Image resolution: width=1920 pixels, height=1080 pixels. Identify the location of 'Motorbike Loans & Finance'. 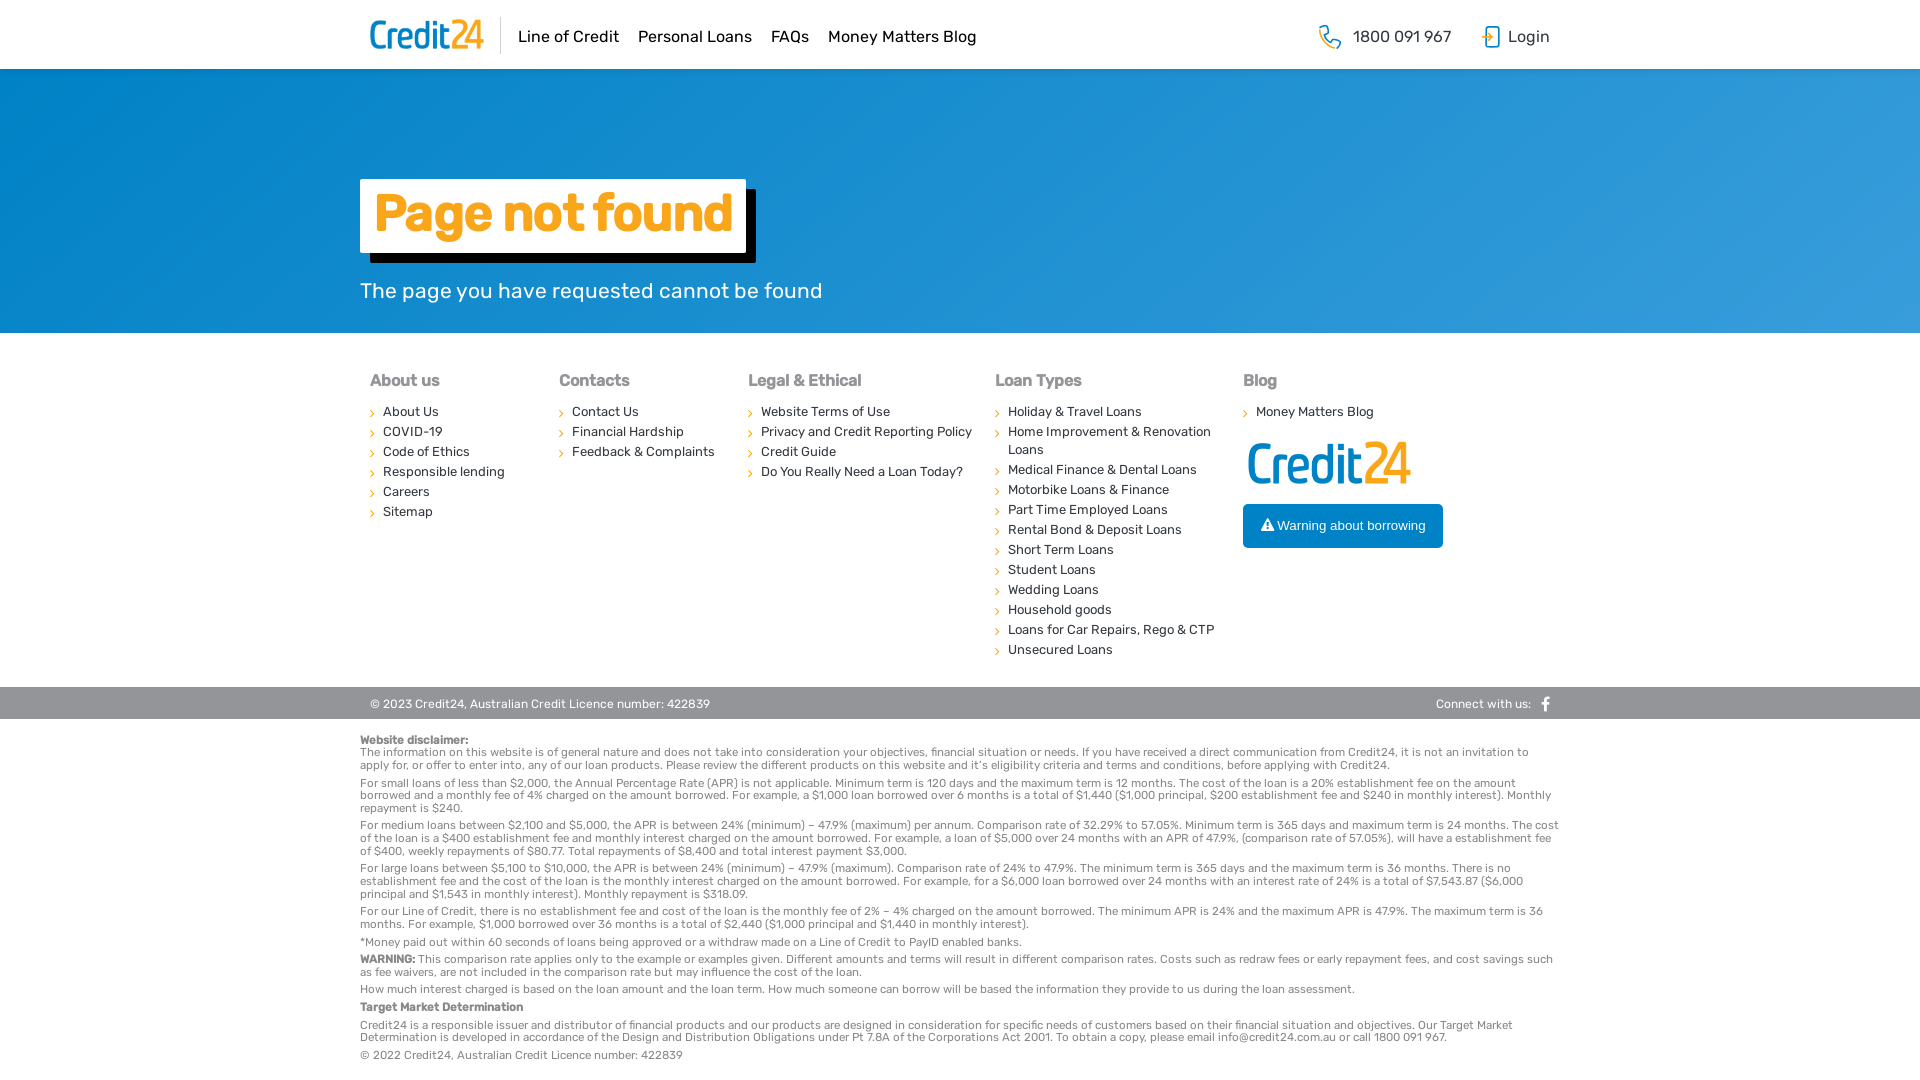
(1106, 489).